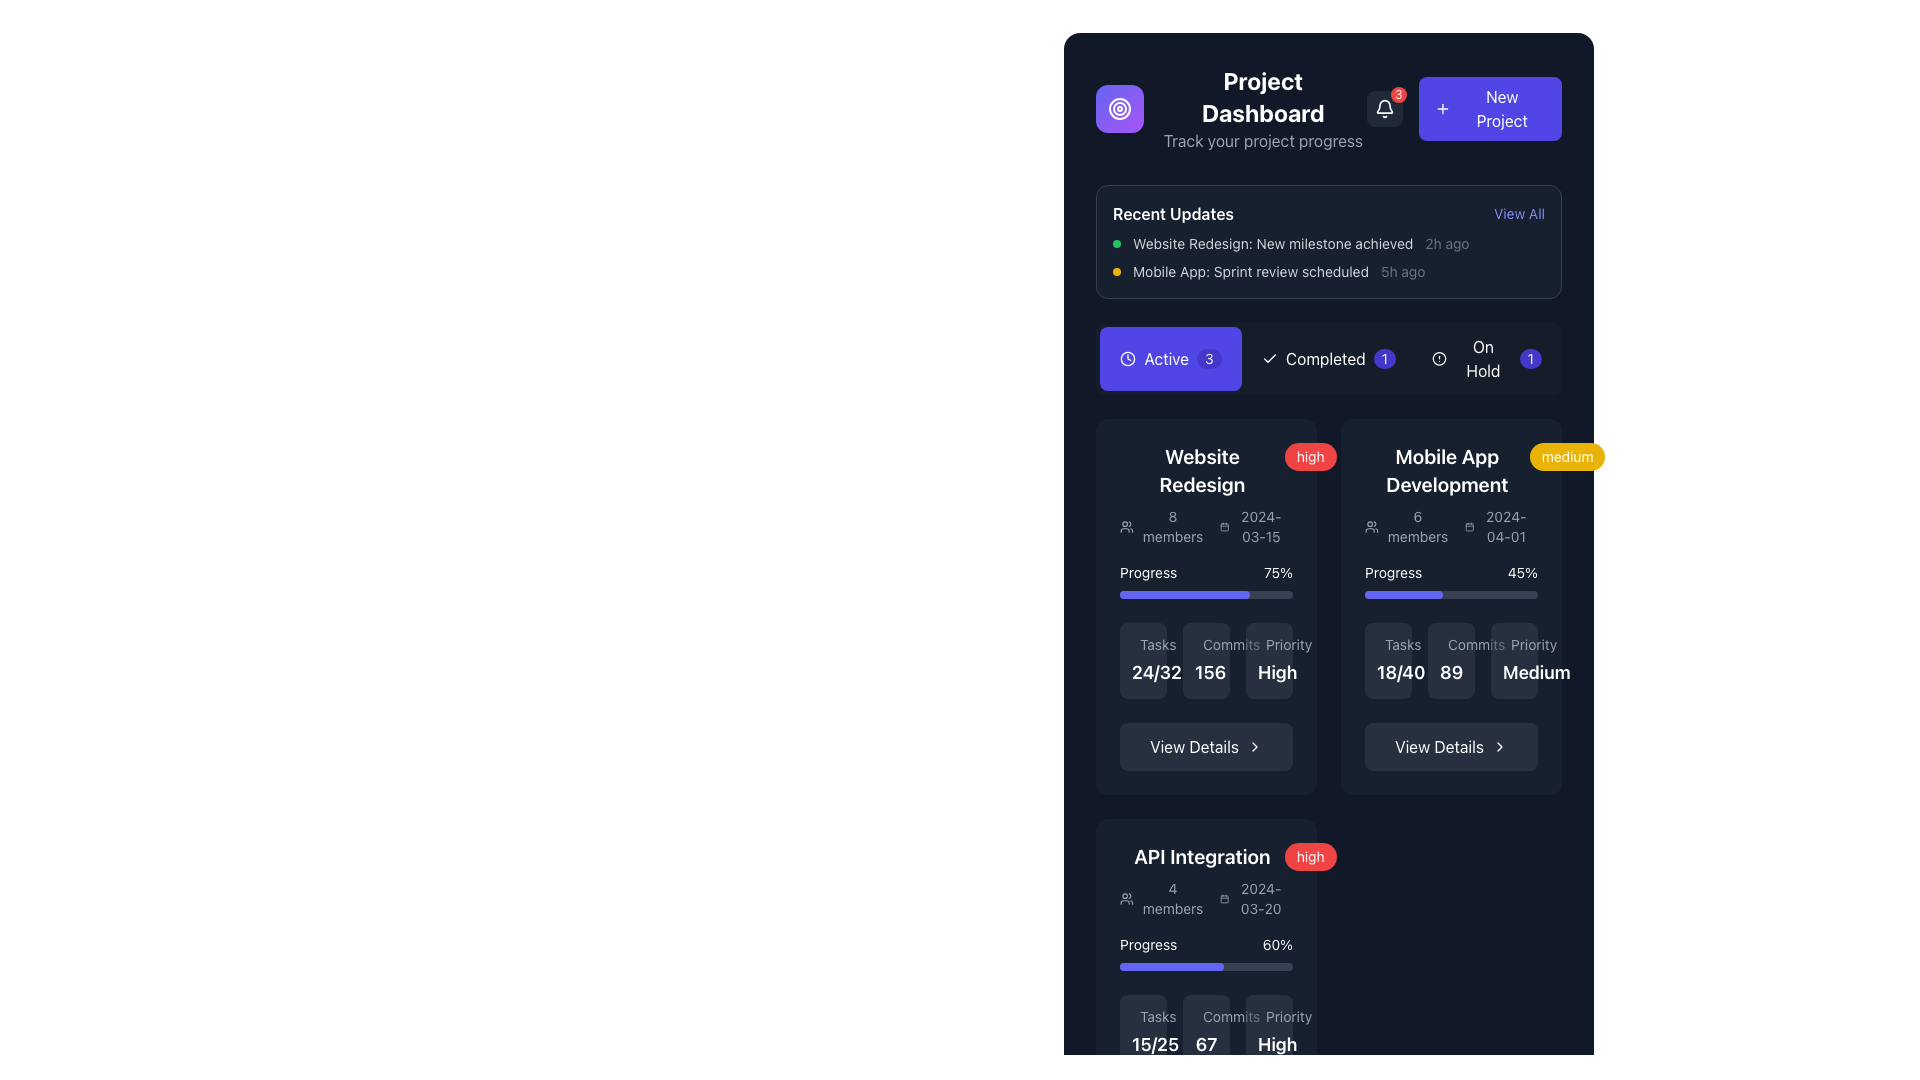 The height and width of the screenshot is (1080, 1920). Describe the element at coordinates (1514, 644) in the screenshot. I see `the 'Priority' label element, which displays the text in a small gray font at the bottom center of the 'Mobile App Development' card, positioned directly above the priority level text` at that location.